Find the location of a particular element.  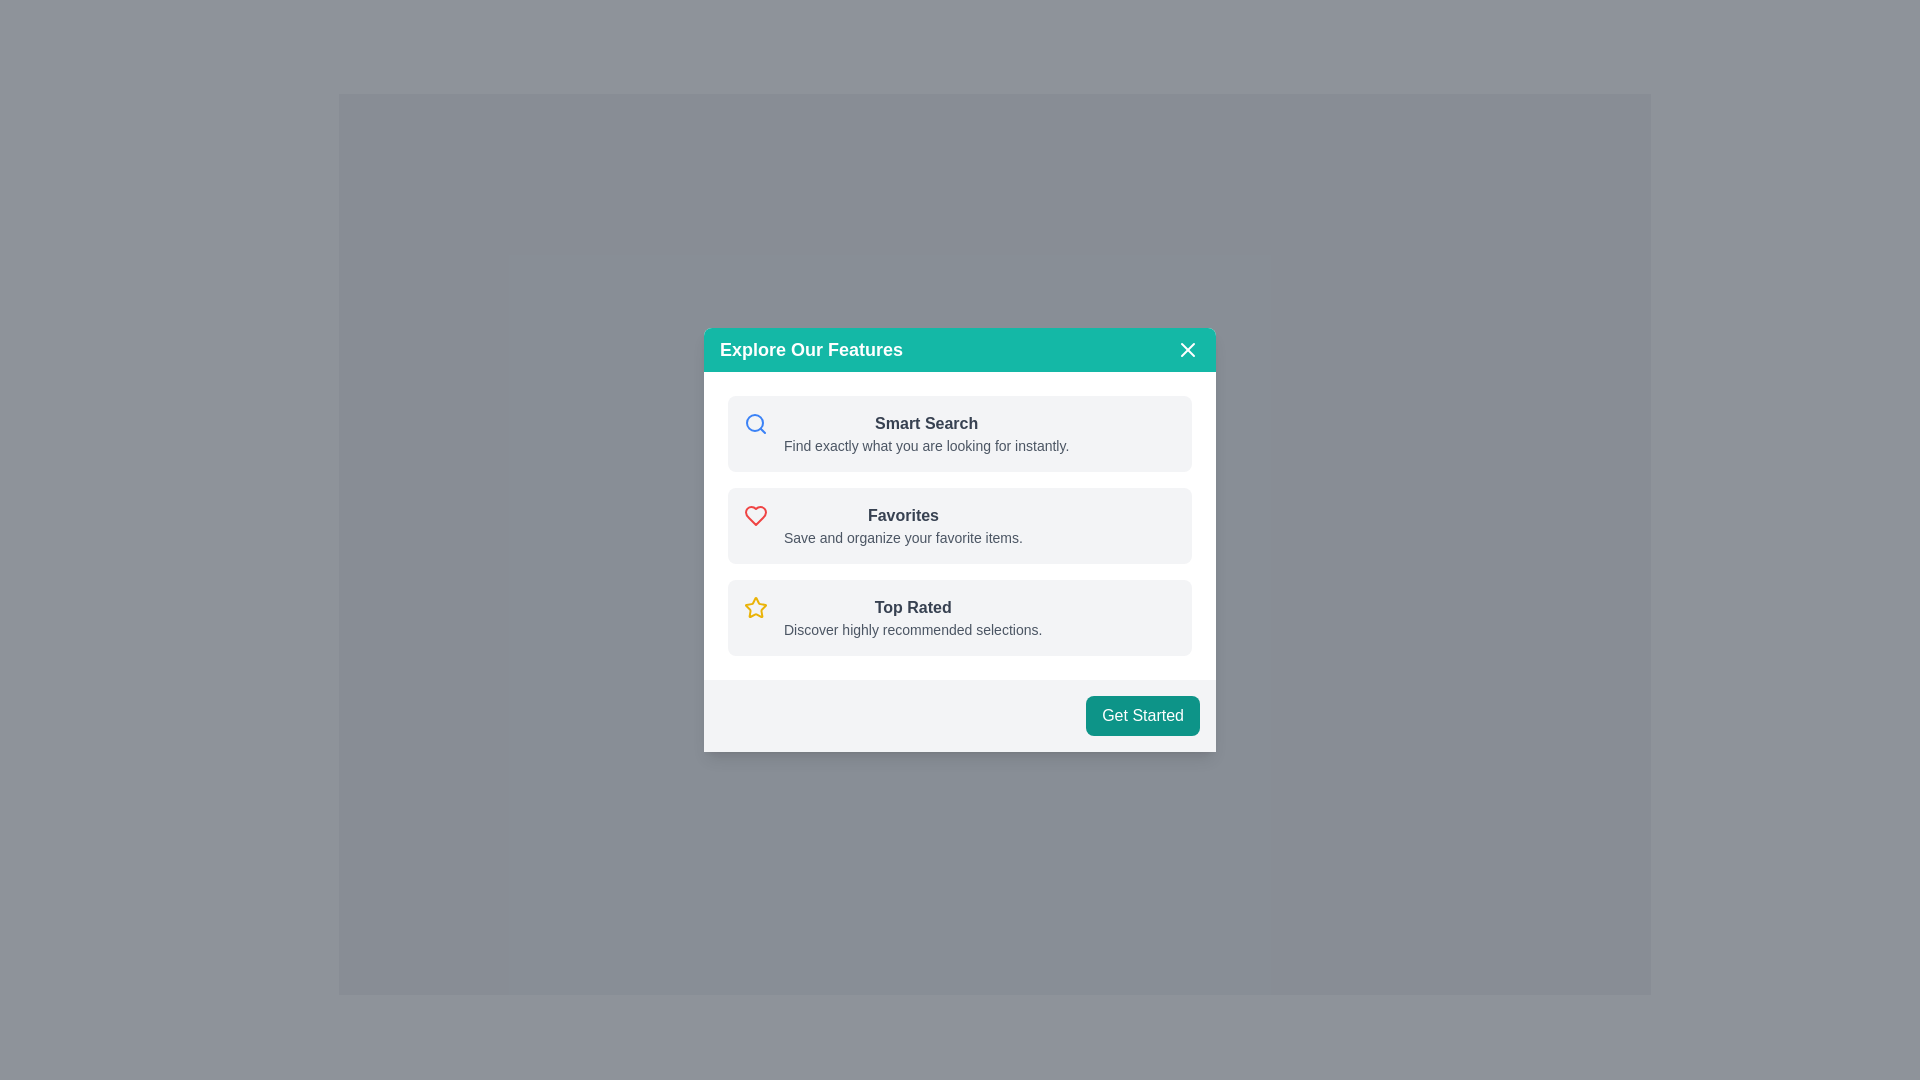

the icons in the information card modal is located at coordinates (960, 540).